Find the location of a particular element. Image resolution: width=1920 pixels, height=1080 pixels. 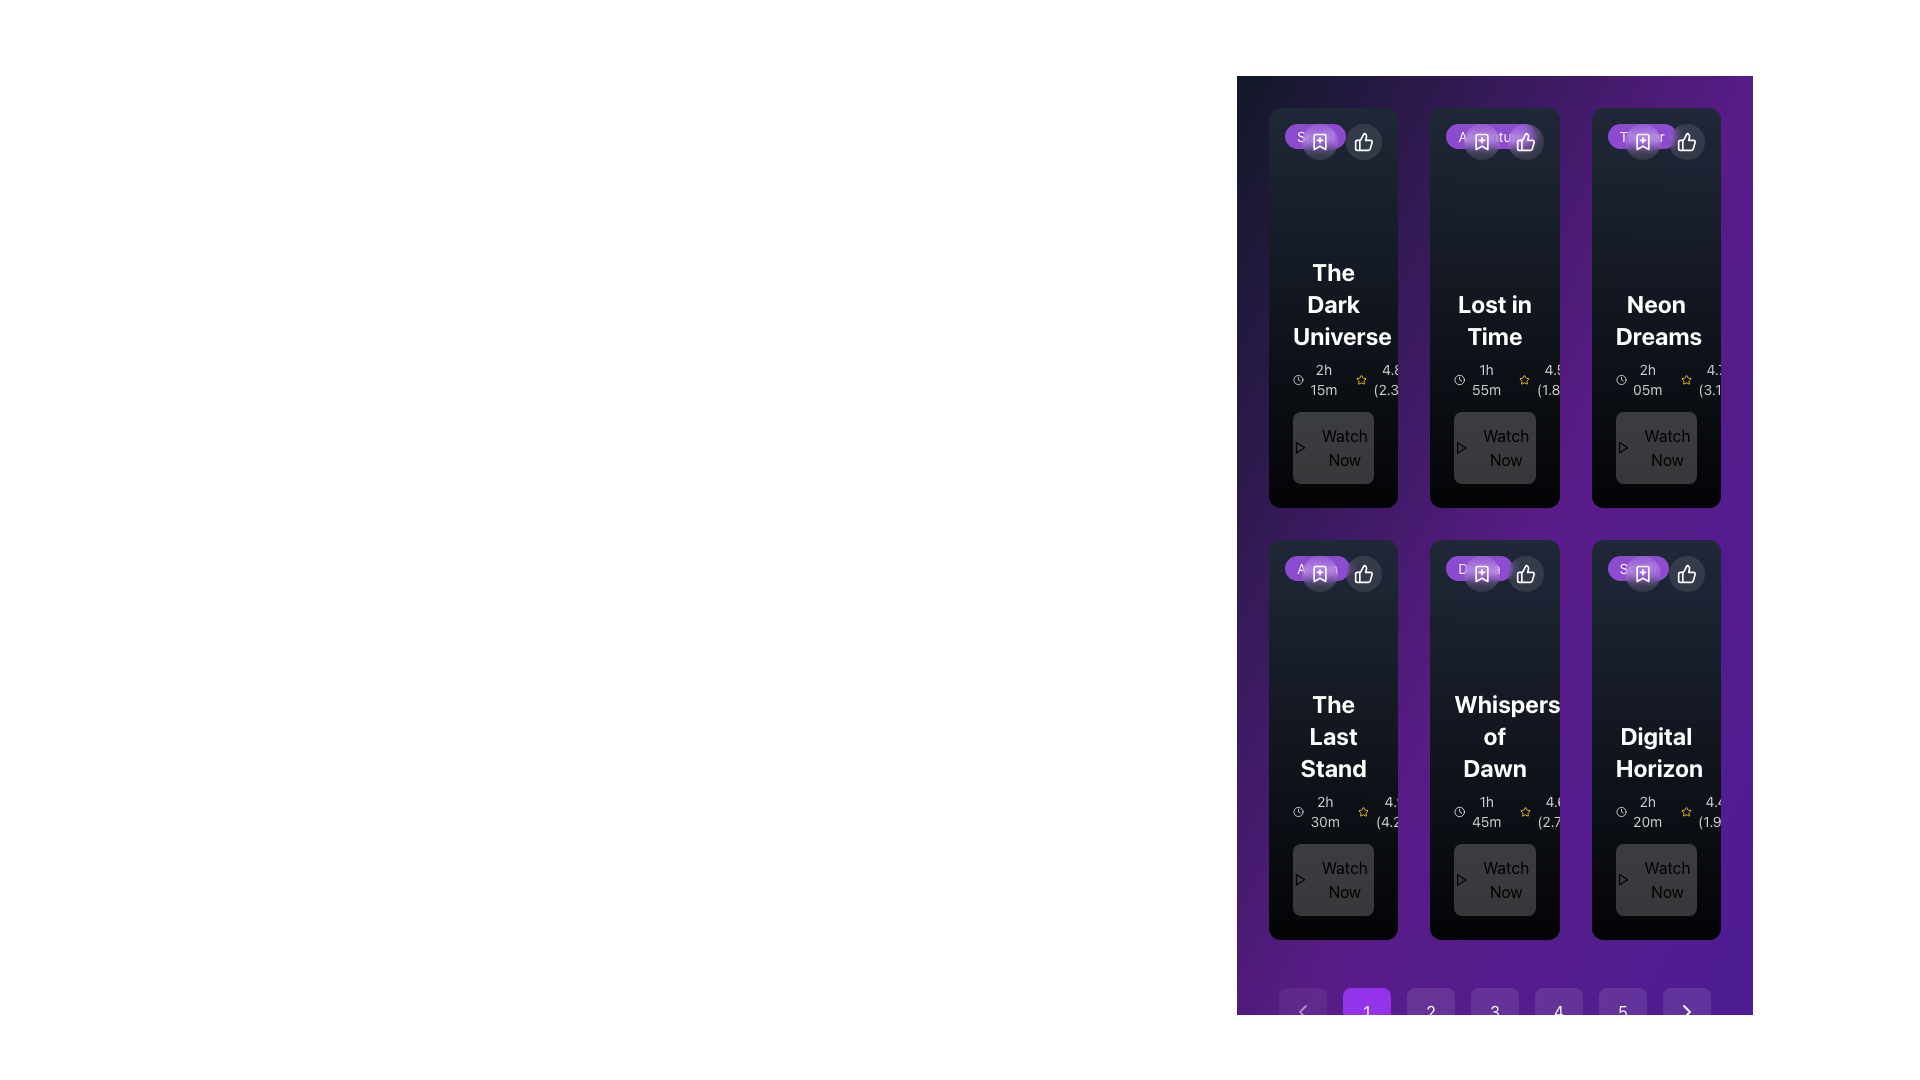

the movie feature card for 'Neon Dreams', which is the third card in the top row of the grid arrangement is located at coordinates (1656, 308).